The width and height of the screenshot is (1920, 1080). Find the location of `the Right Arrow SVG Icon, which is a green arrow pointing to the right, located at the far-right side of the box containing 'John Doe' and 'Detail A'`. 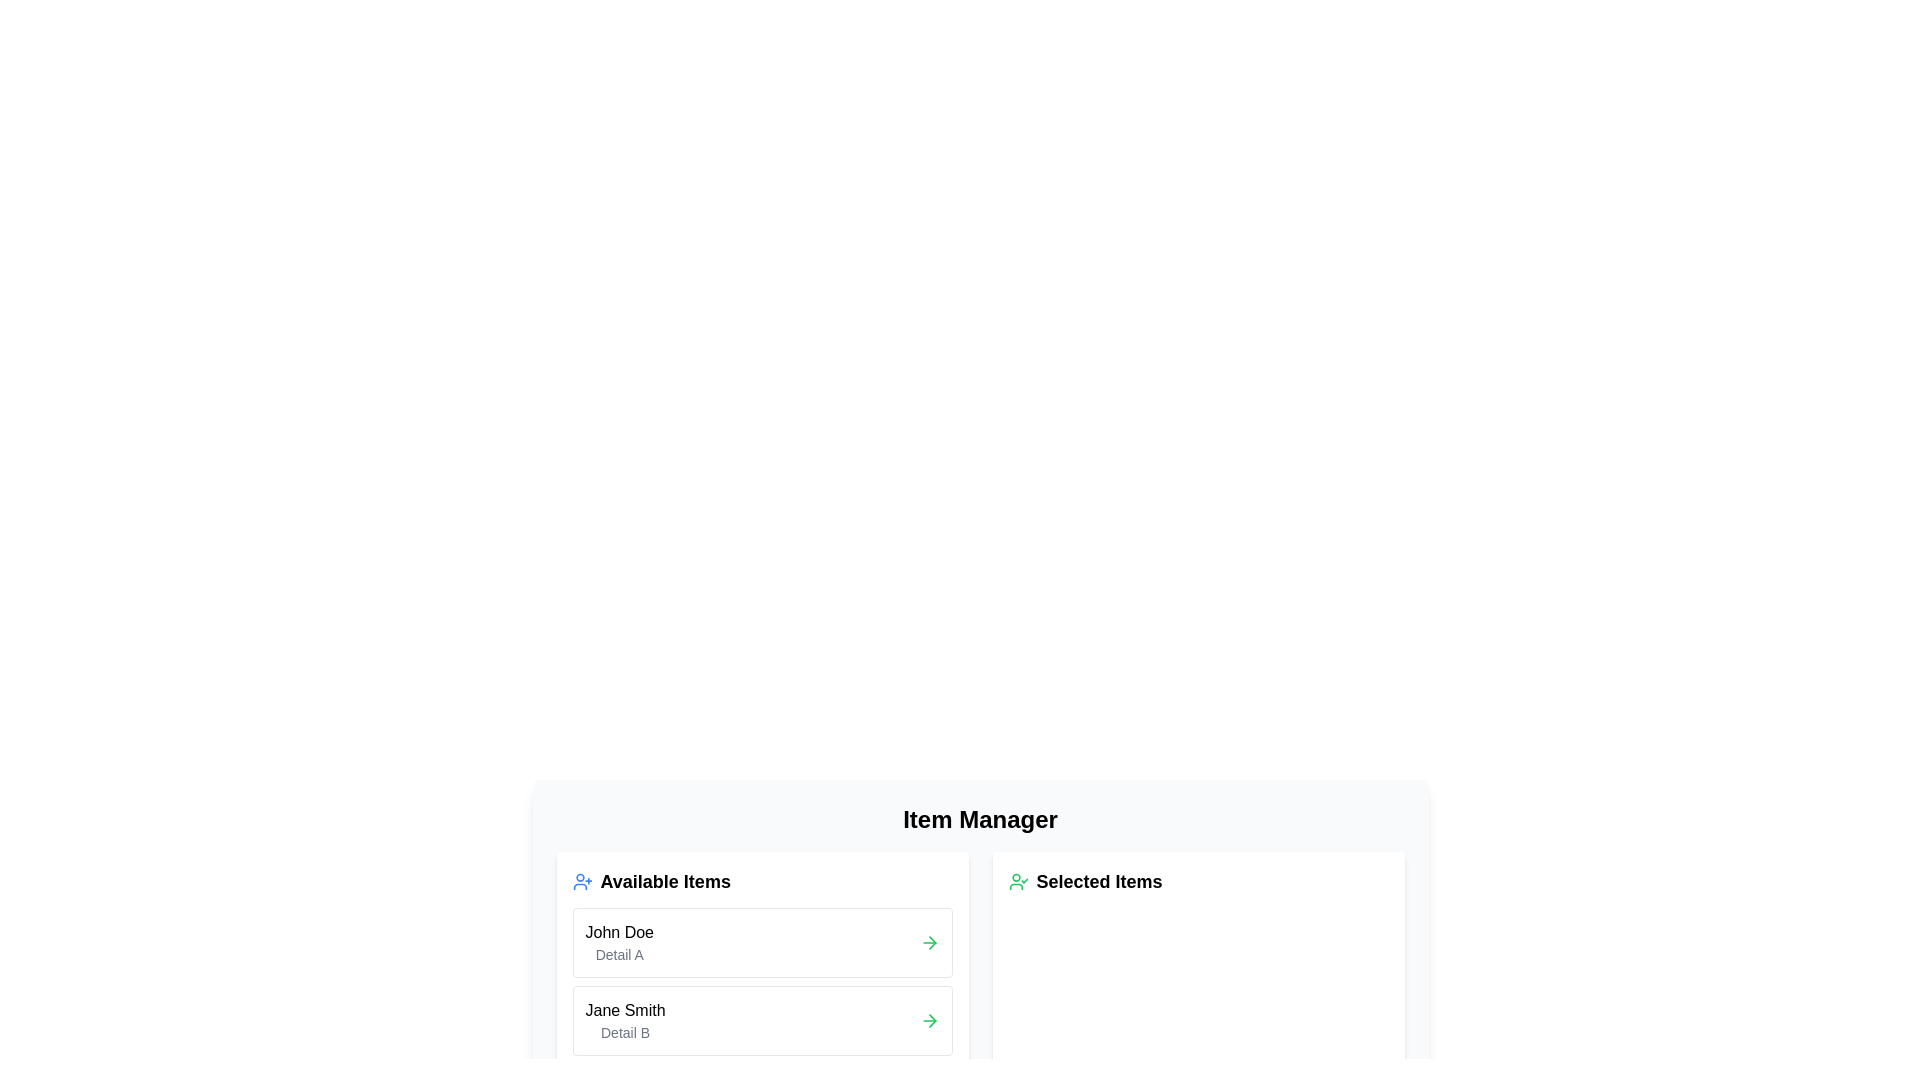

the Right Arrow SVG Icon, which is a green arrow pointing to the right, located at the far-right side of the box containing 'John Doe' and 'Detail A' is located at coordinates (928, 942).